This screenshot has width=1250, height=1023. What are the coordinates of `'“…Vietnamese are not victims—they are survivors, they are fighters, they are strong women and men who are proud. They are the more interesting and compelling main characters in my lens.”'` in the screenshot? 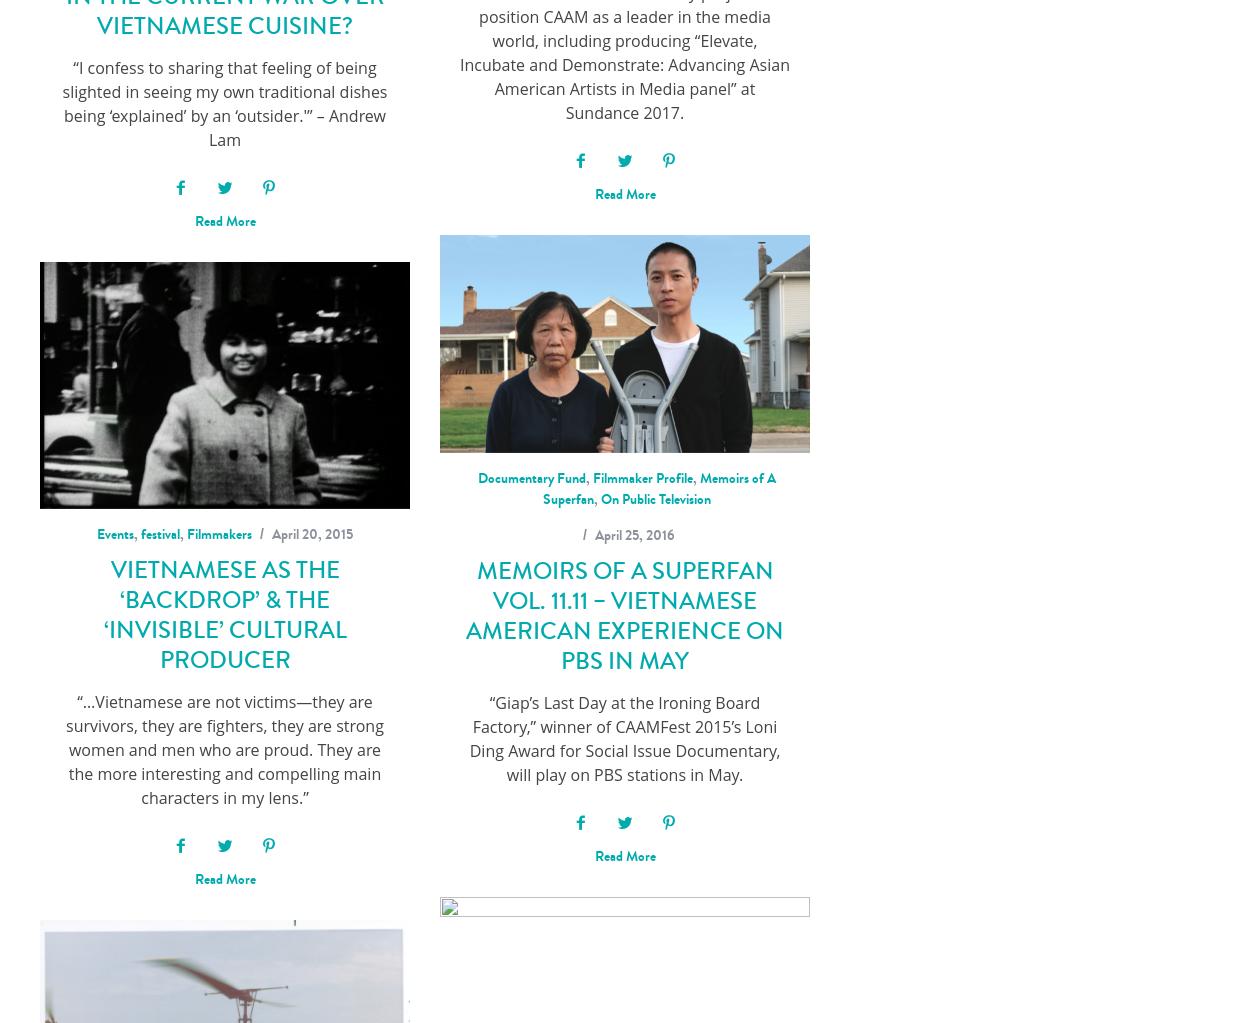 It's located at (223, 748).